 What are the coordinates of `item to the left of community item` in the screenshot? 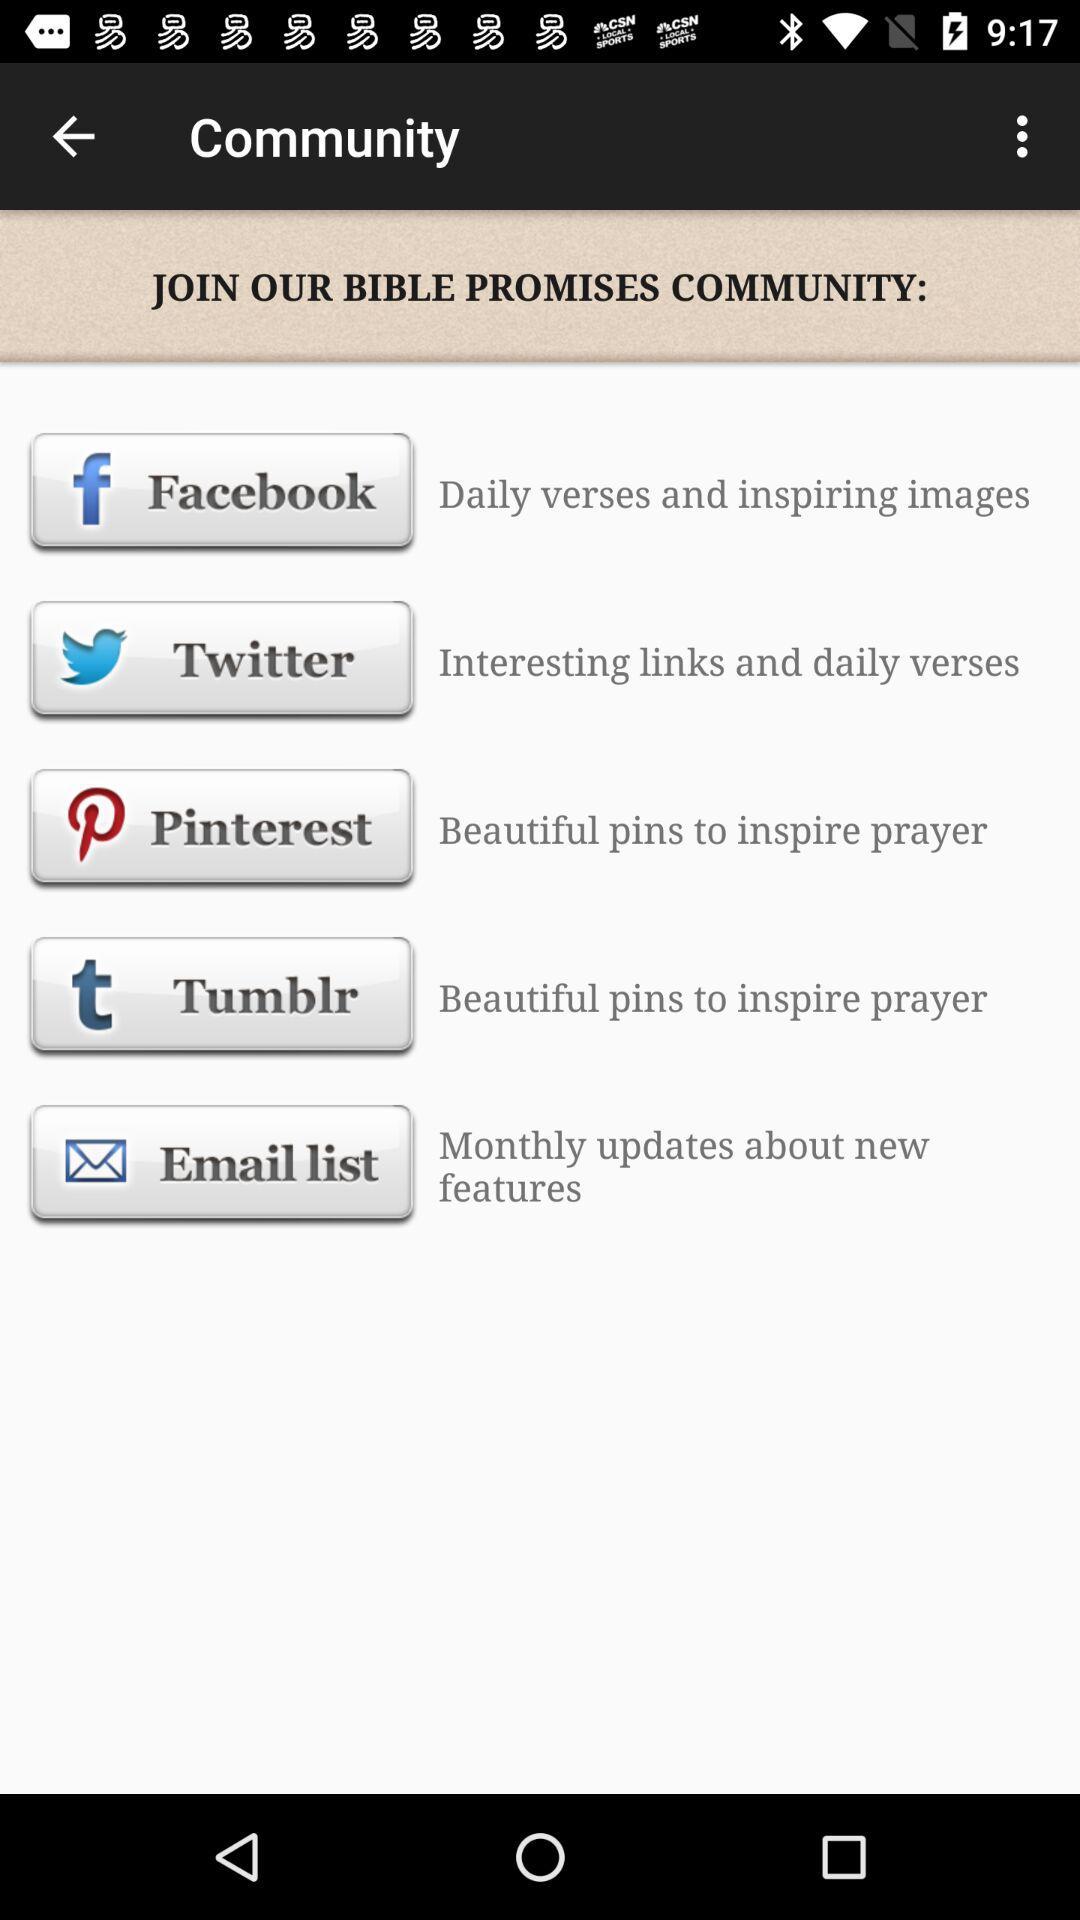 It's located at (72, 135).